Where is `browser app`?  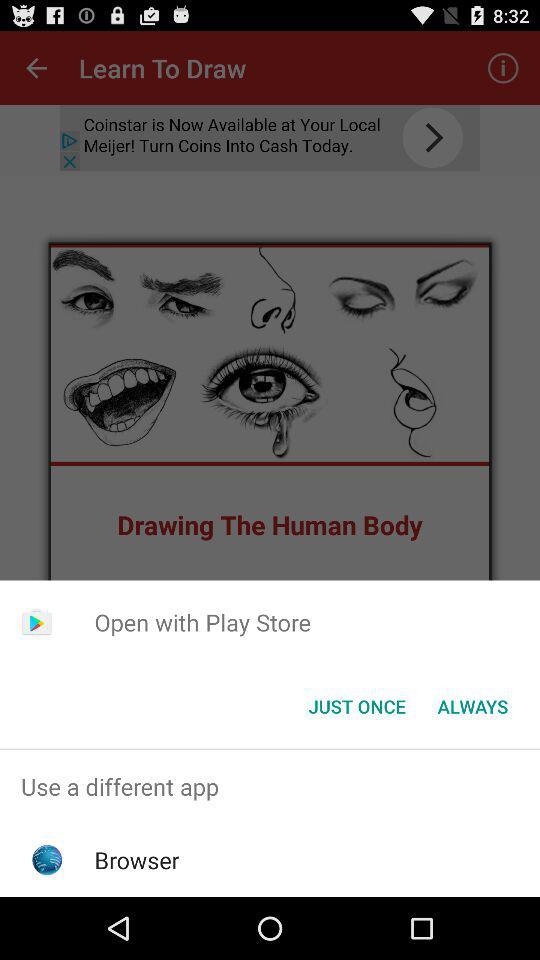 browser app is located at coordinates (136, 859).